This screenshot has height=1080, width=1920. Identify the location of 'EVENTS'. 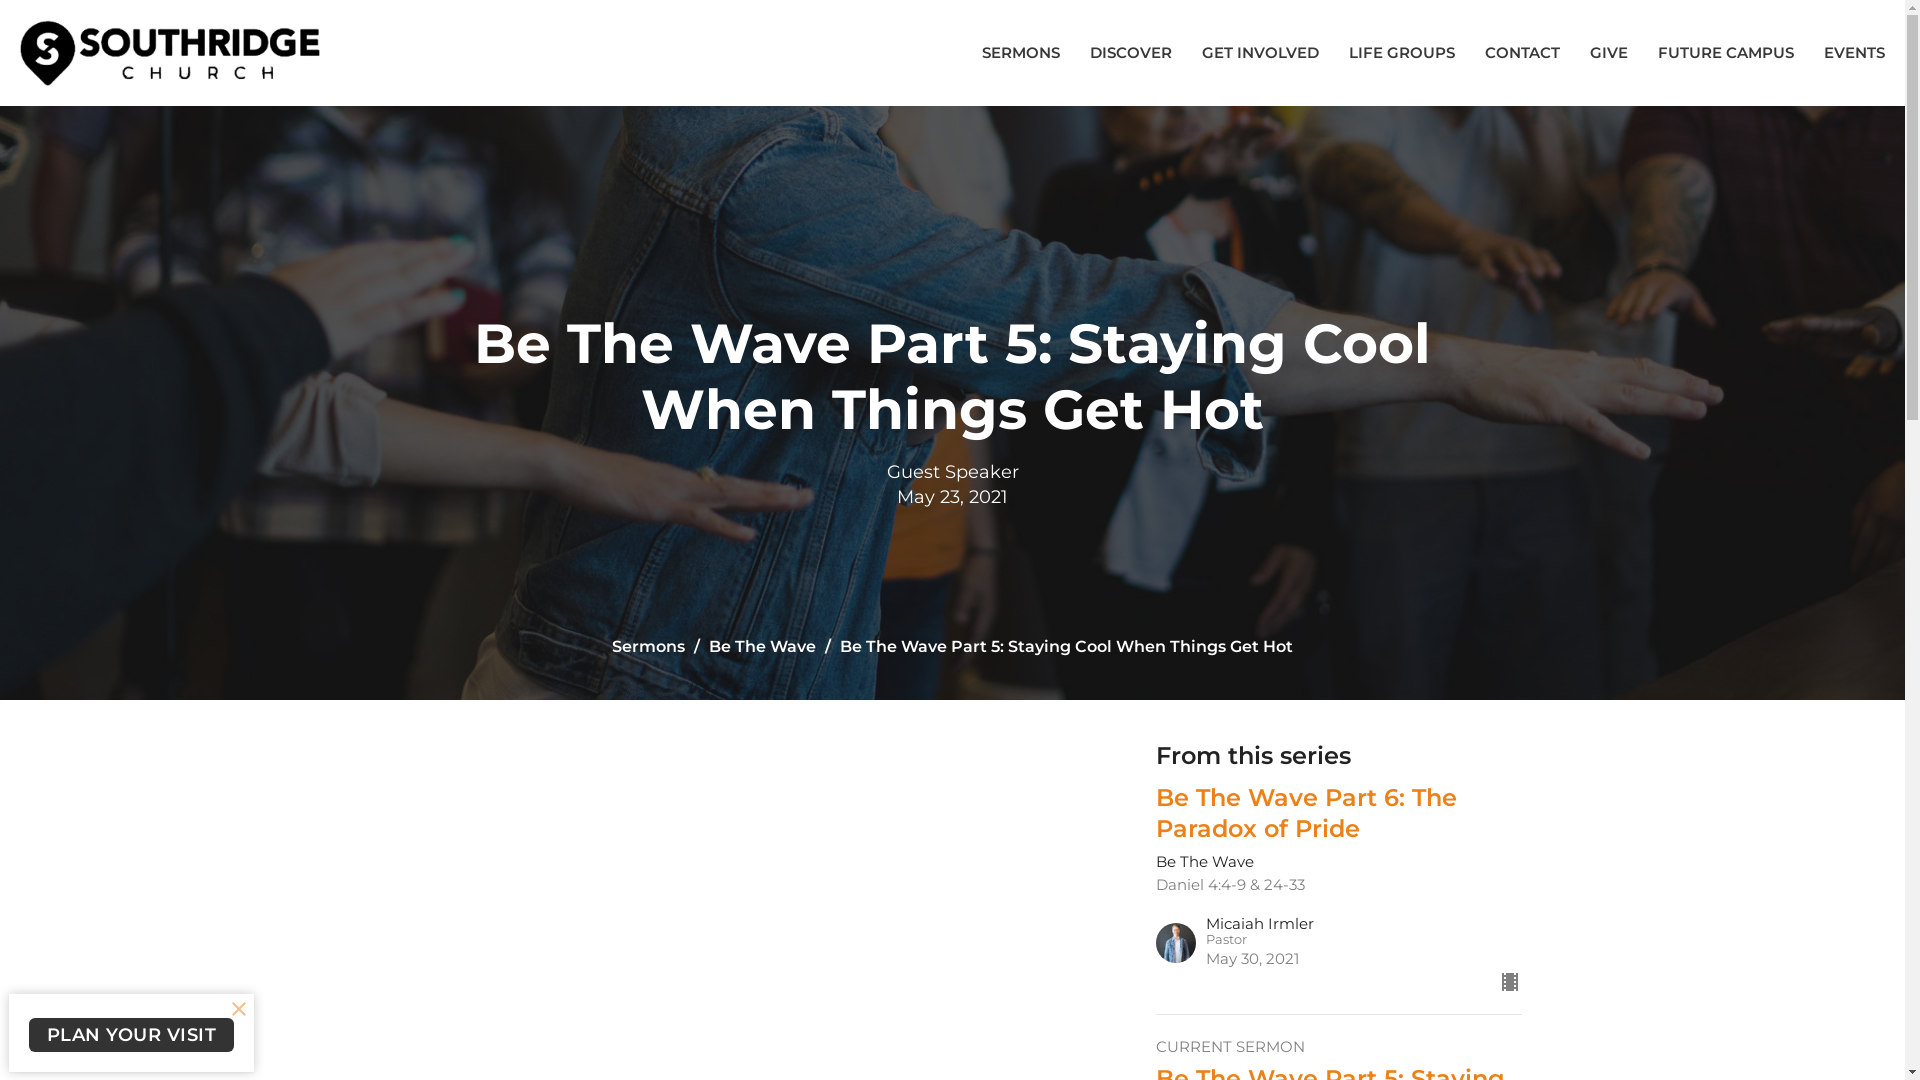
(1853, 51).